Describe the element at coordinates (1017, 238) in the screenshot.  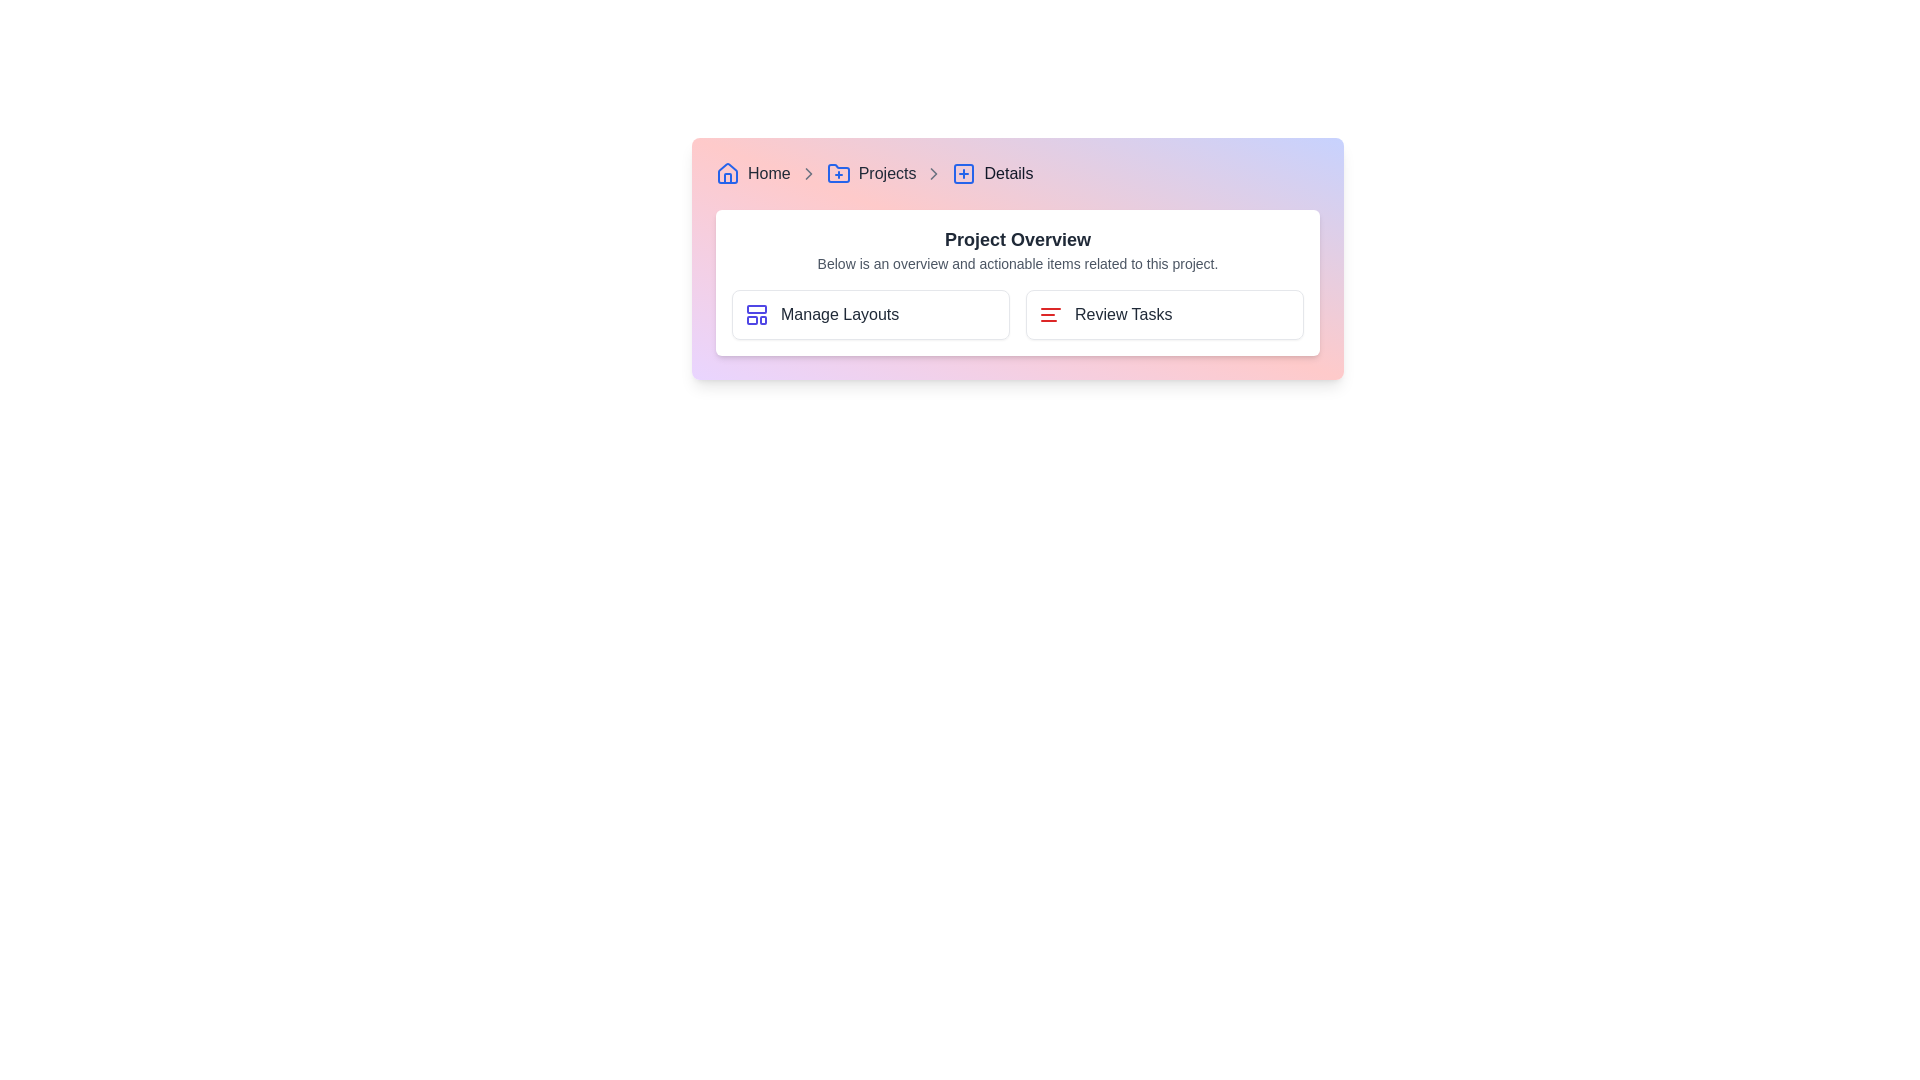
I see `the bold text label 'Project Overview' which is prominently displayed in the header section` at that location.